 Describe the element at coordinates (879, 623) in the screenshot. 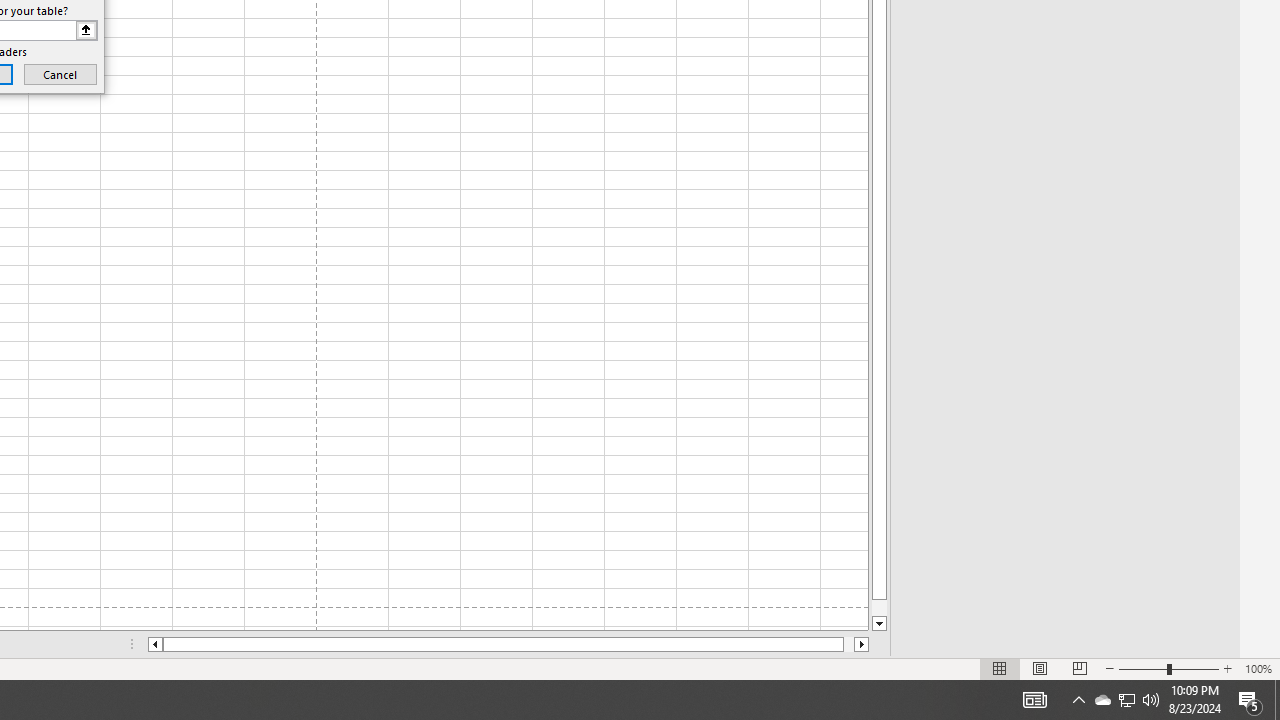

I see `'Line down'` at that location.